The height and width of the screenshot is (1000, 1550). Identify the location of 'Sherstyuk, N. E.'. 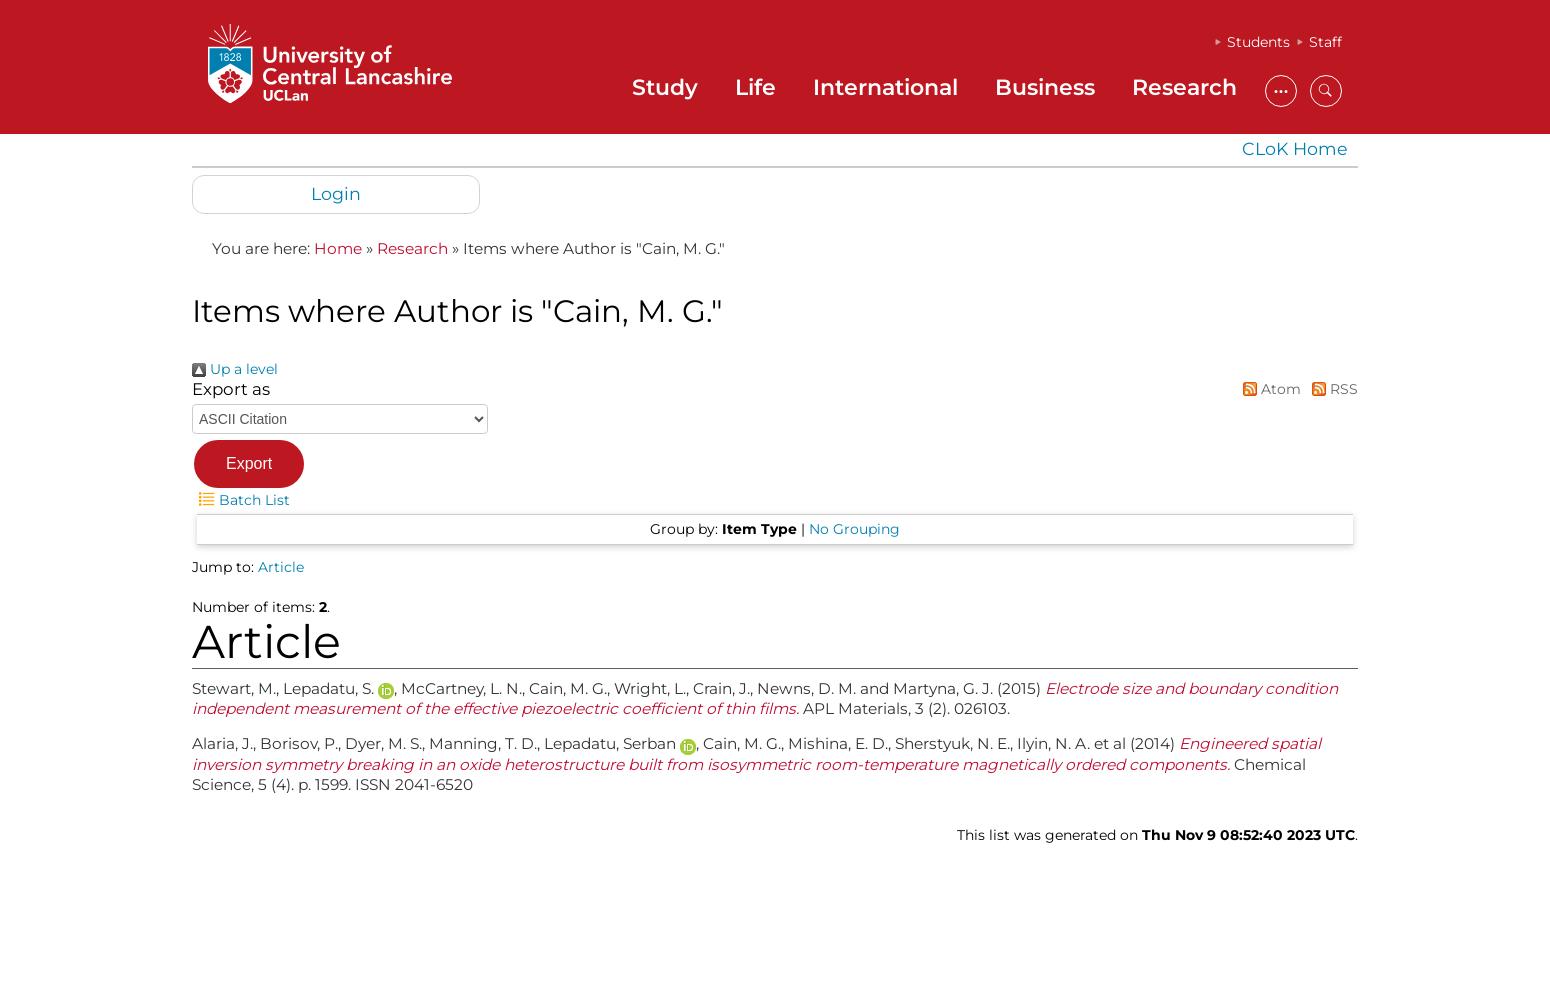
(951, 742).